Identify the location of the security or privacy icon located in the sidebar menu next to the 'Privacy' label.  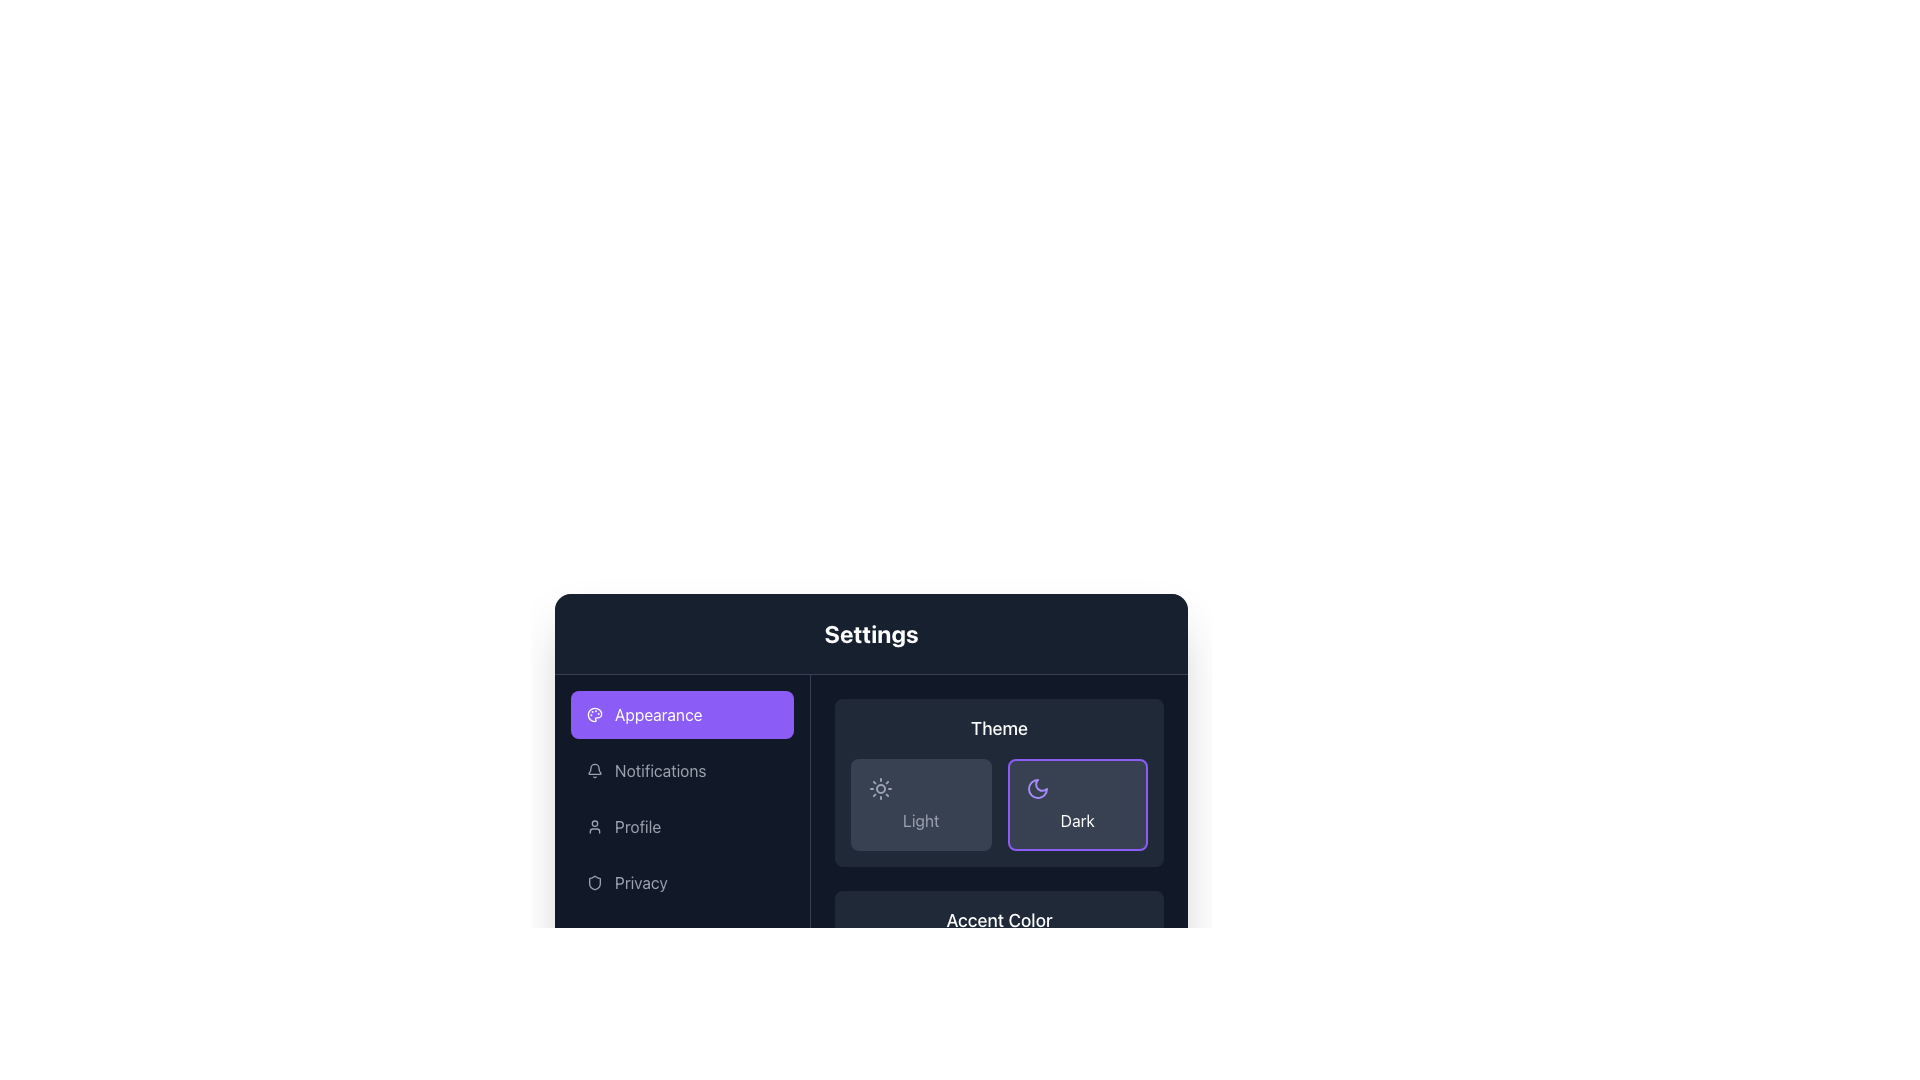
(594, 882).